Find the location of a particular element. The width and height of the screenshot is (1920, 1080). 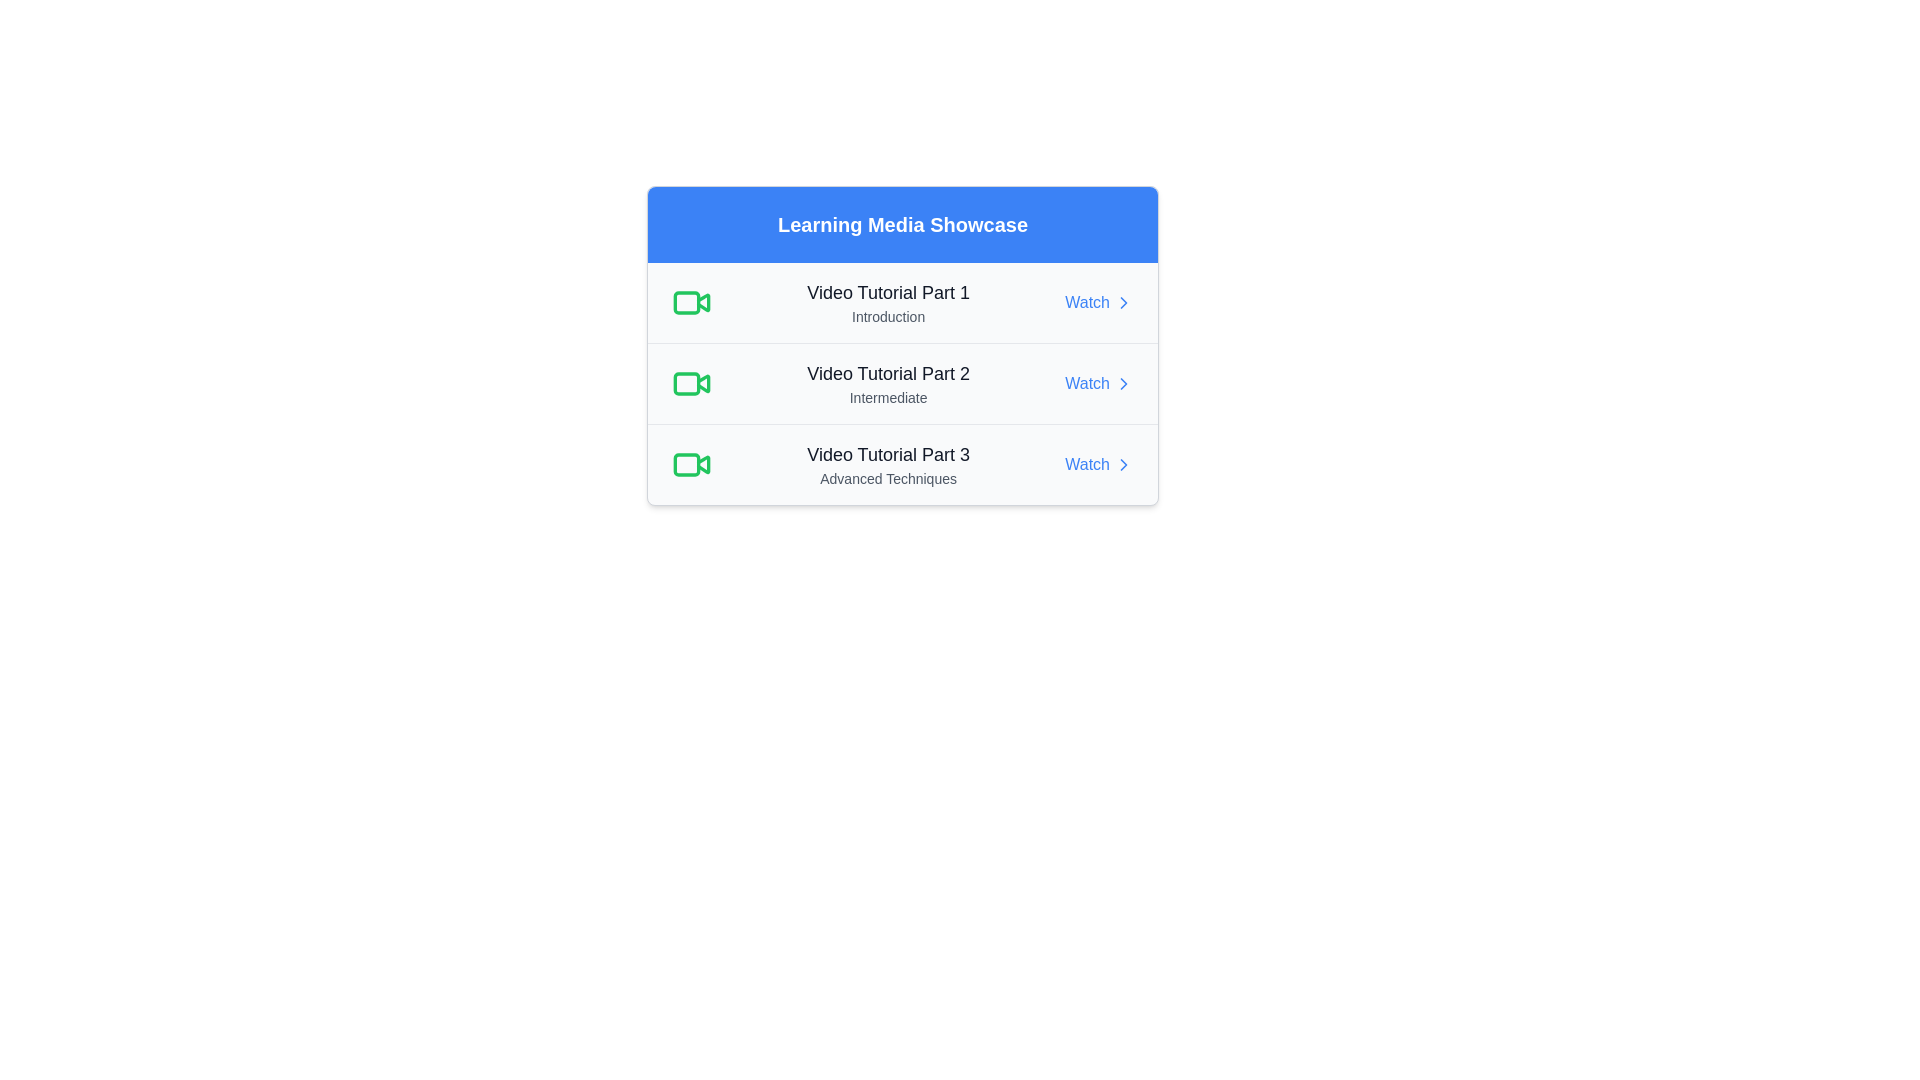

the small green rectangle icon with rounded edges located to the left of the list item labeled 'Video Tutorial Part 1' is located at coordinates (686, 303).